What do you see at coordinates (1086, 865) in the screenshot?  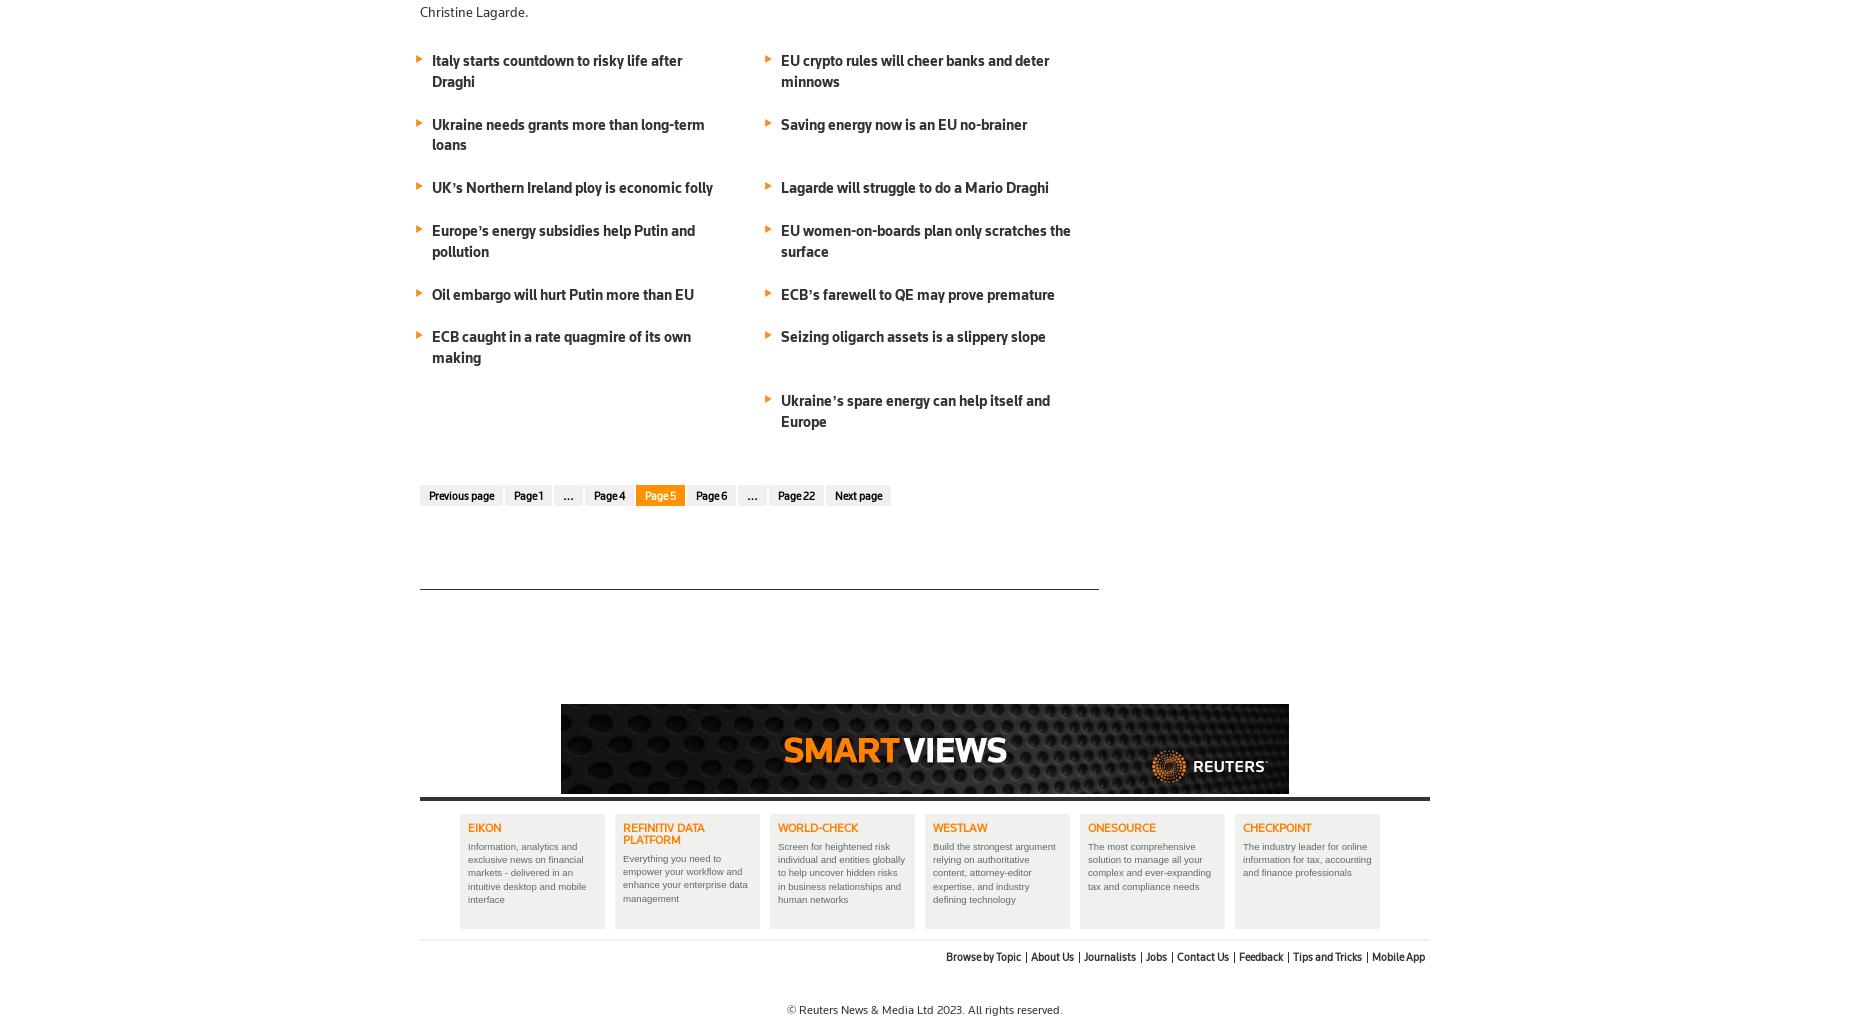 I see `'The most comprehensive solution to manage all your complex and ever-expanding tax and compliance needs'` at bounding box center [1086, 865].